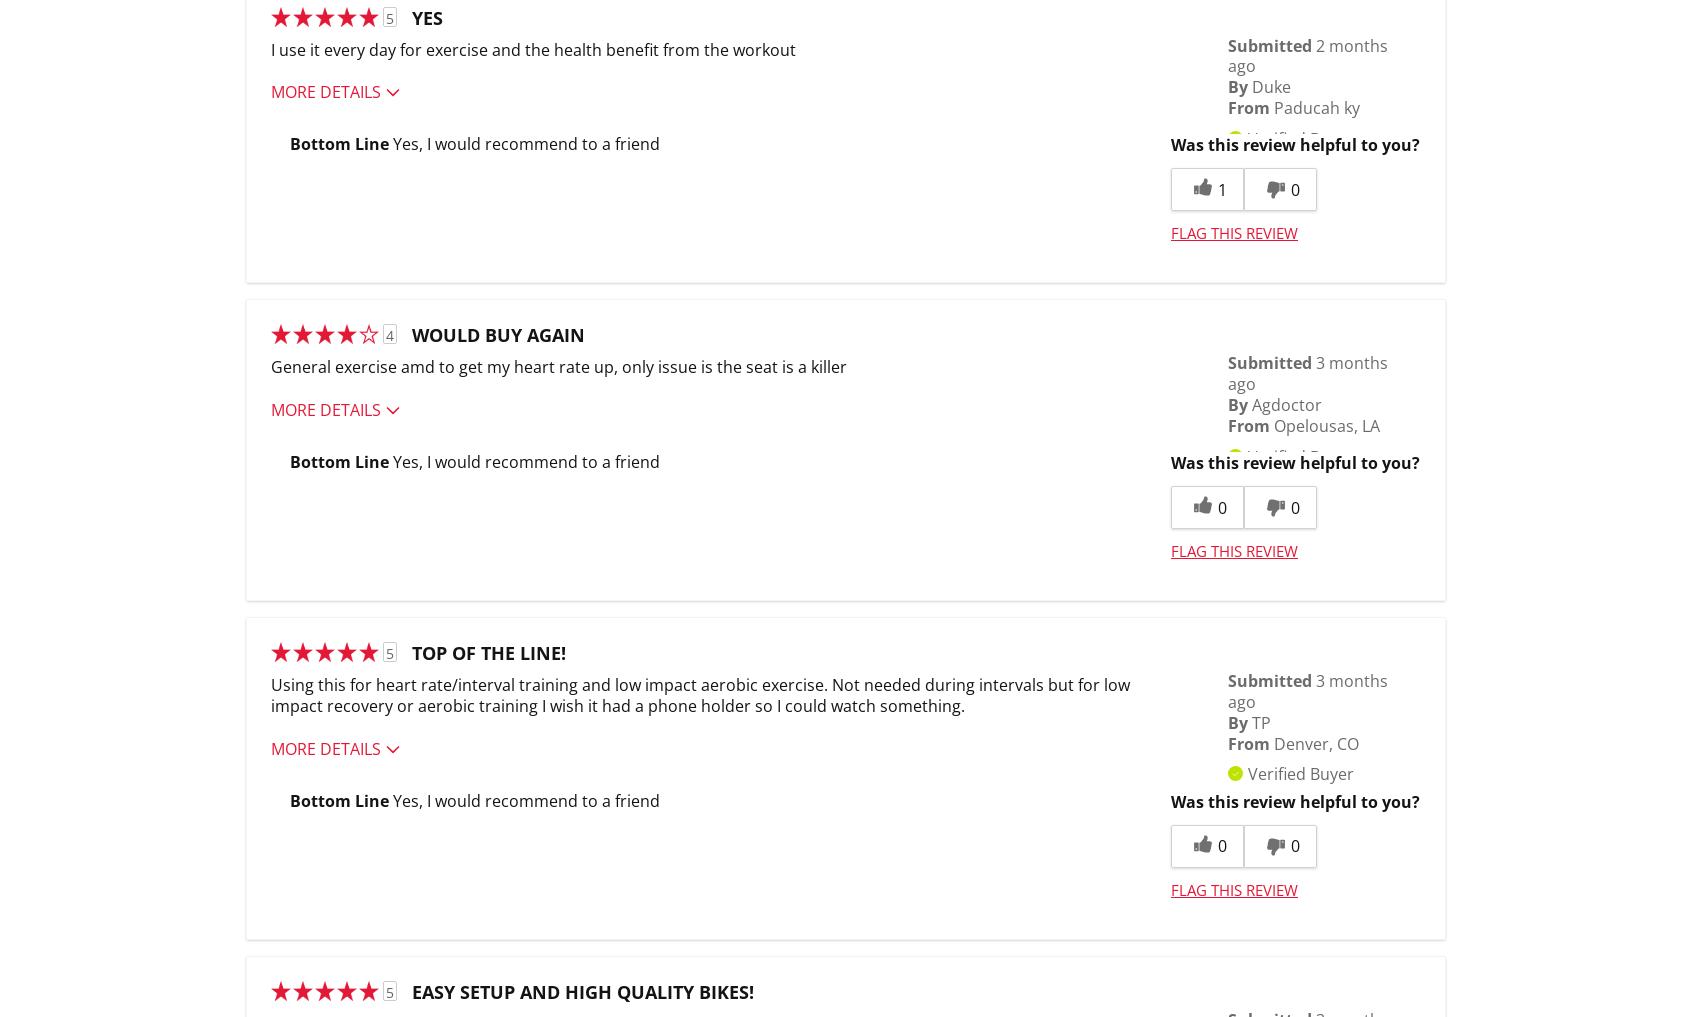  Describe the element at coordinates (1228, 54) in the screenshot. I see `'2 months ago'` at that location.